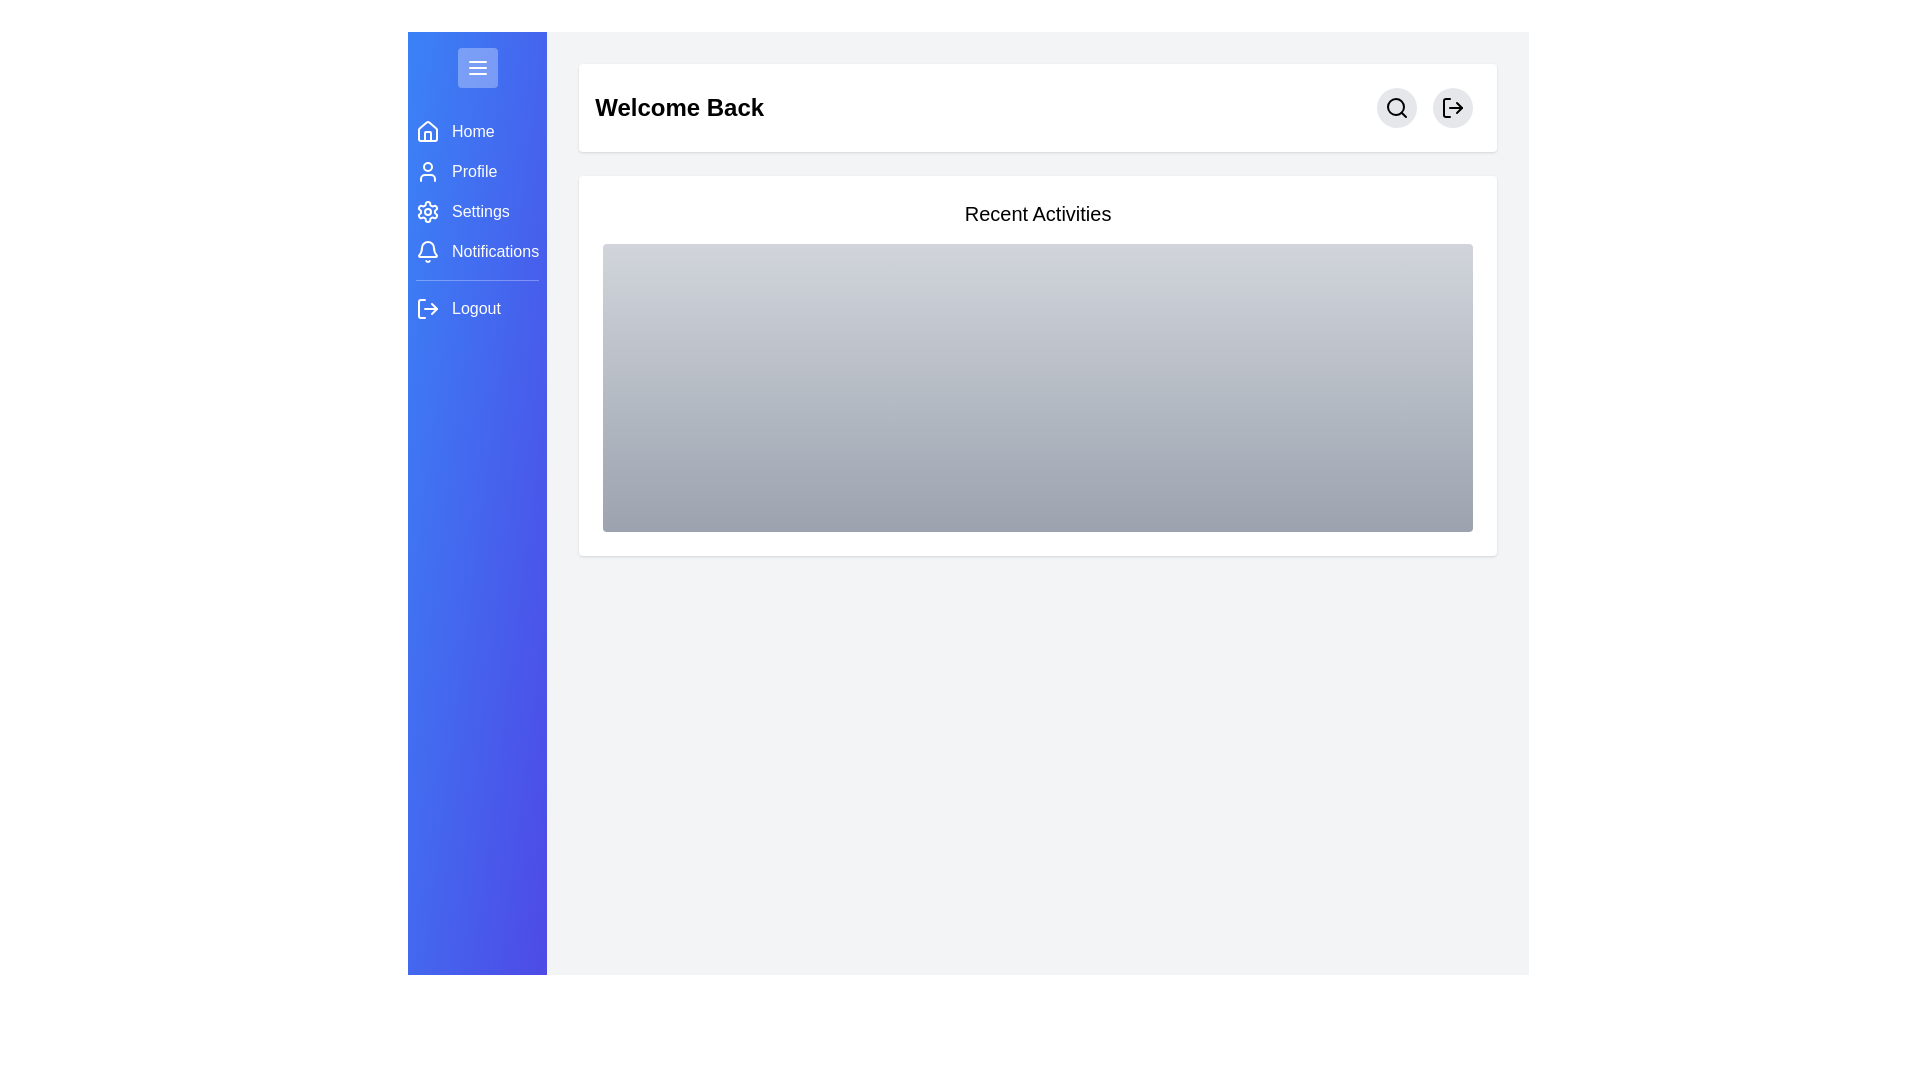  What do you see at coordinates (476, 220) in the screenshot?
I see `the 'Settings' menu item in the sidebar navigation, which is the third entry labeled with white text on a blue background and a gear icon` at bounding box center [476, 220].